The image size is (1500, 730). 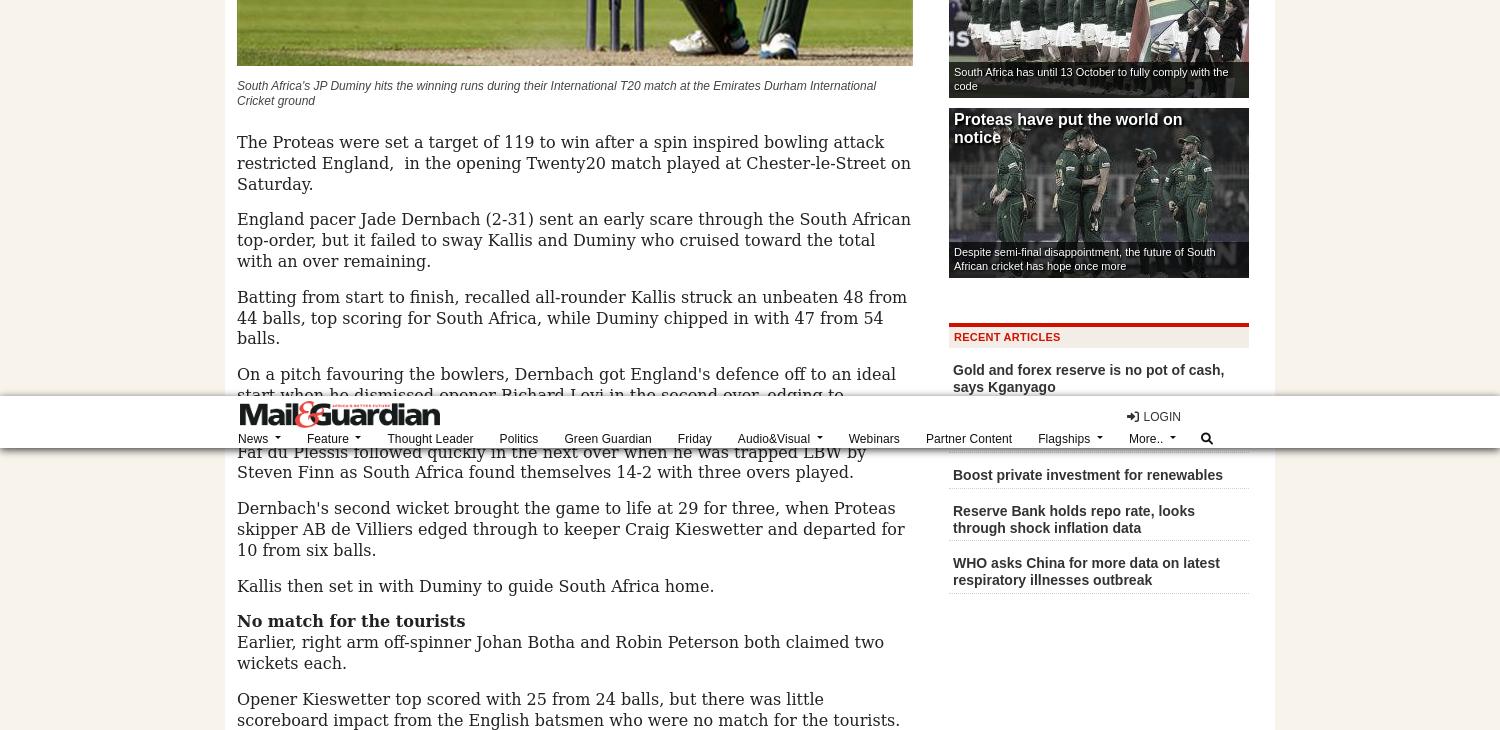 I want to click on 'About', so click(x=283, y=78).